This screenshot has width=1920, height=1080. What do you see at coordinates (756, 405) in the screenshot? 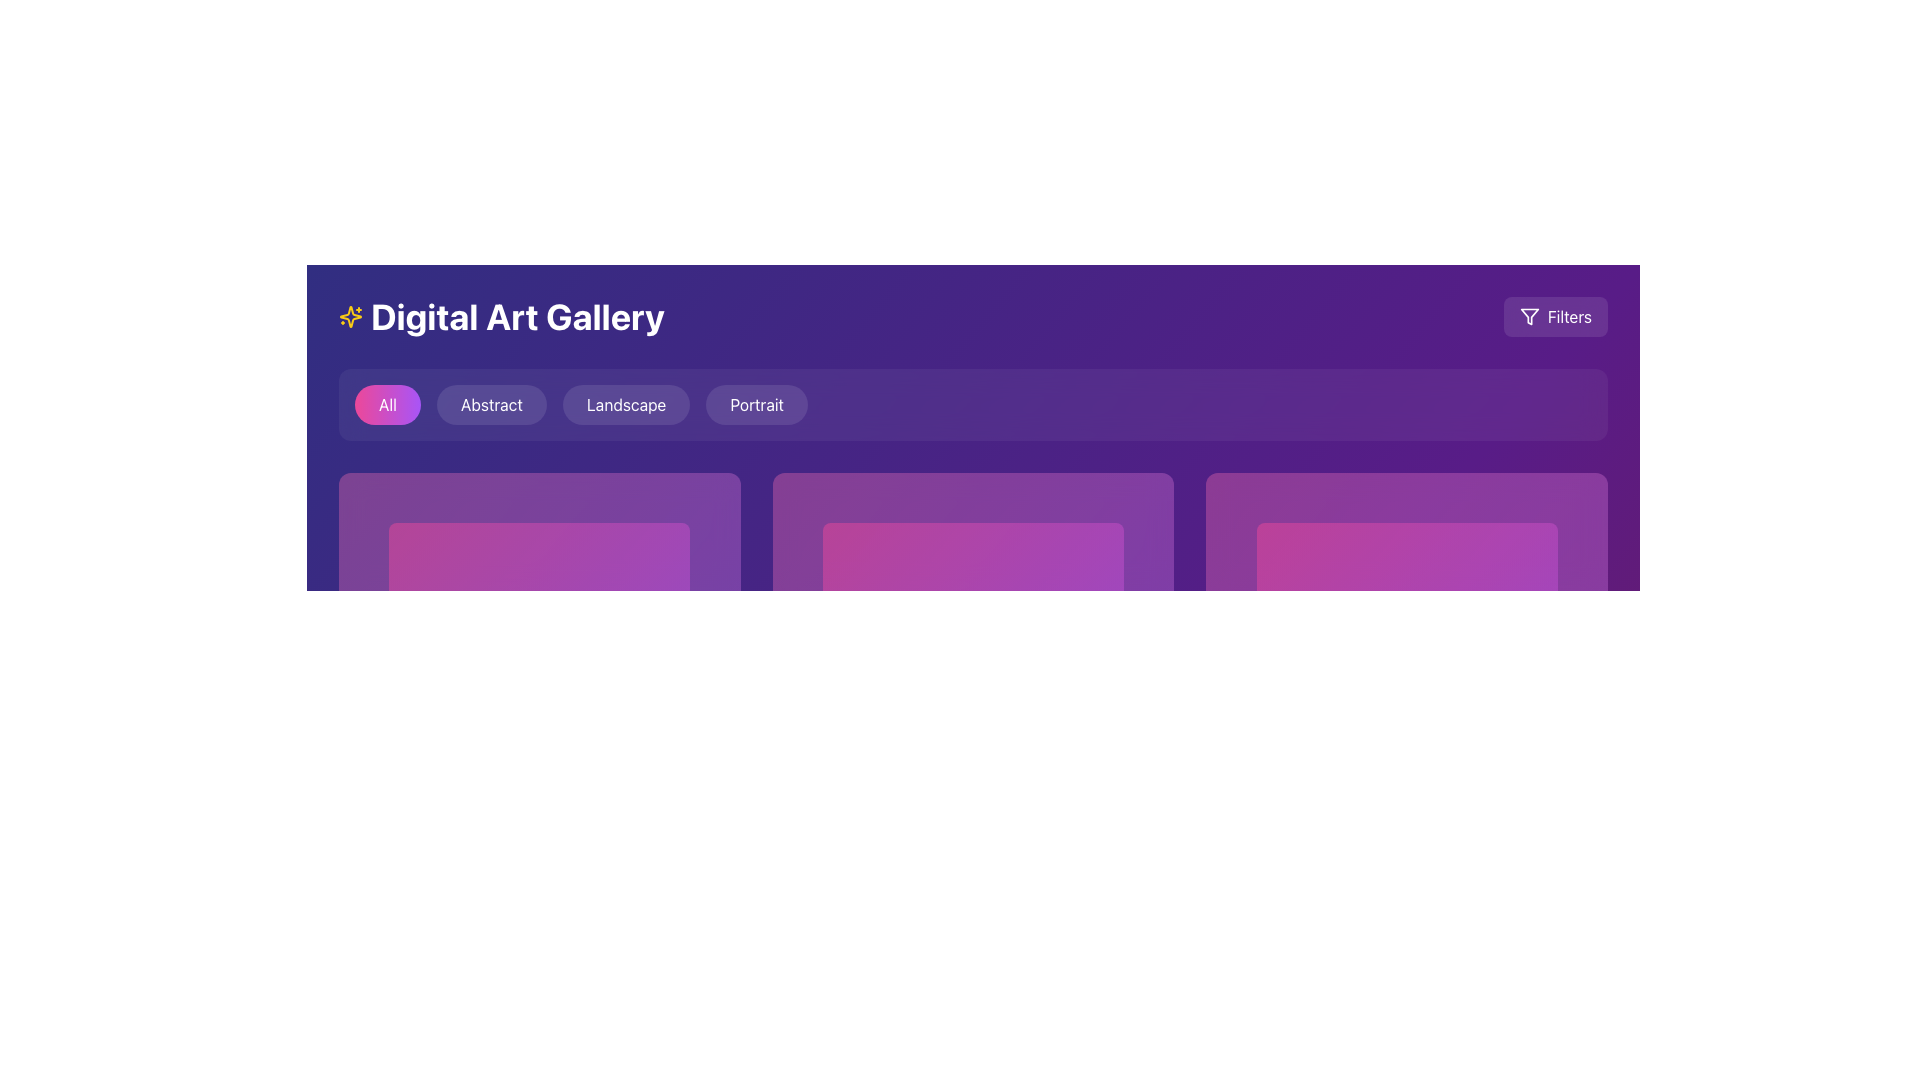
I see `the rounded button labeled 'Portrait' with a white font and a semi-transparent white background to observe the hover effect` at bounding box center [756, 405].